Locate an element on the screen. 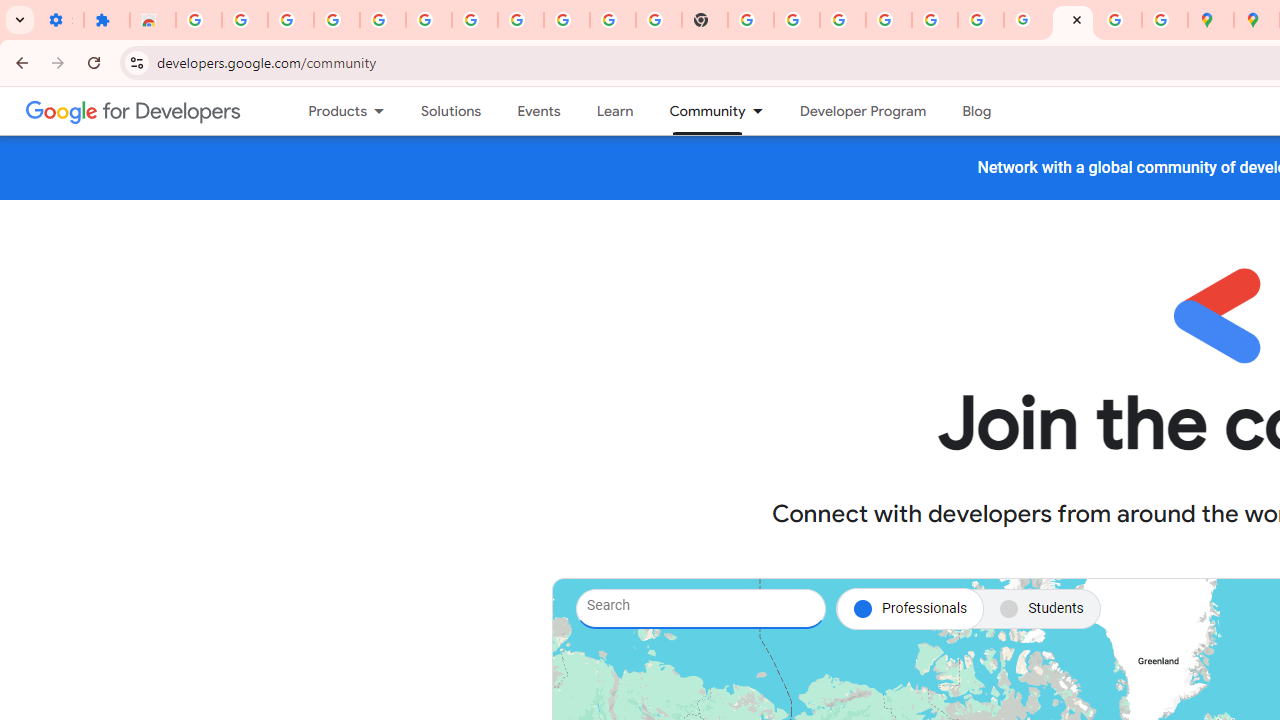 The height and width of the screenshot is (720, 1280). 'Blog' is located at coordinates (977, 111).